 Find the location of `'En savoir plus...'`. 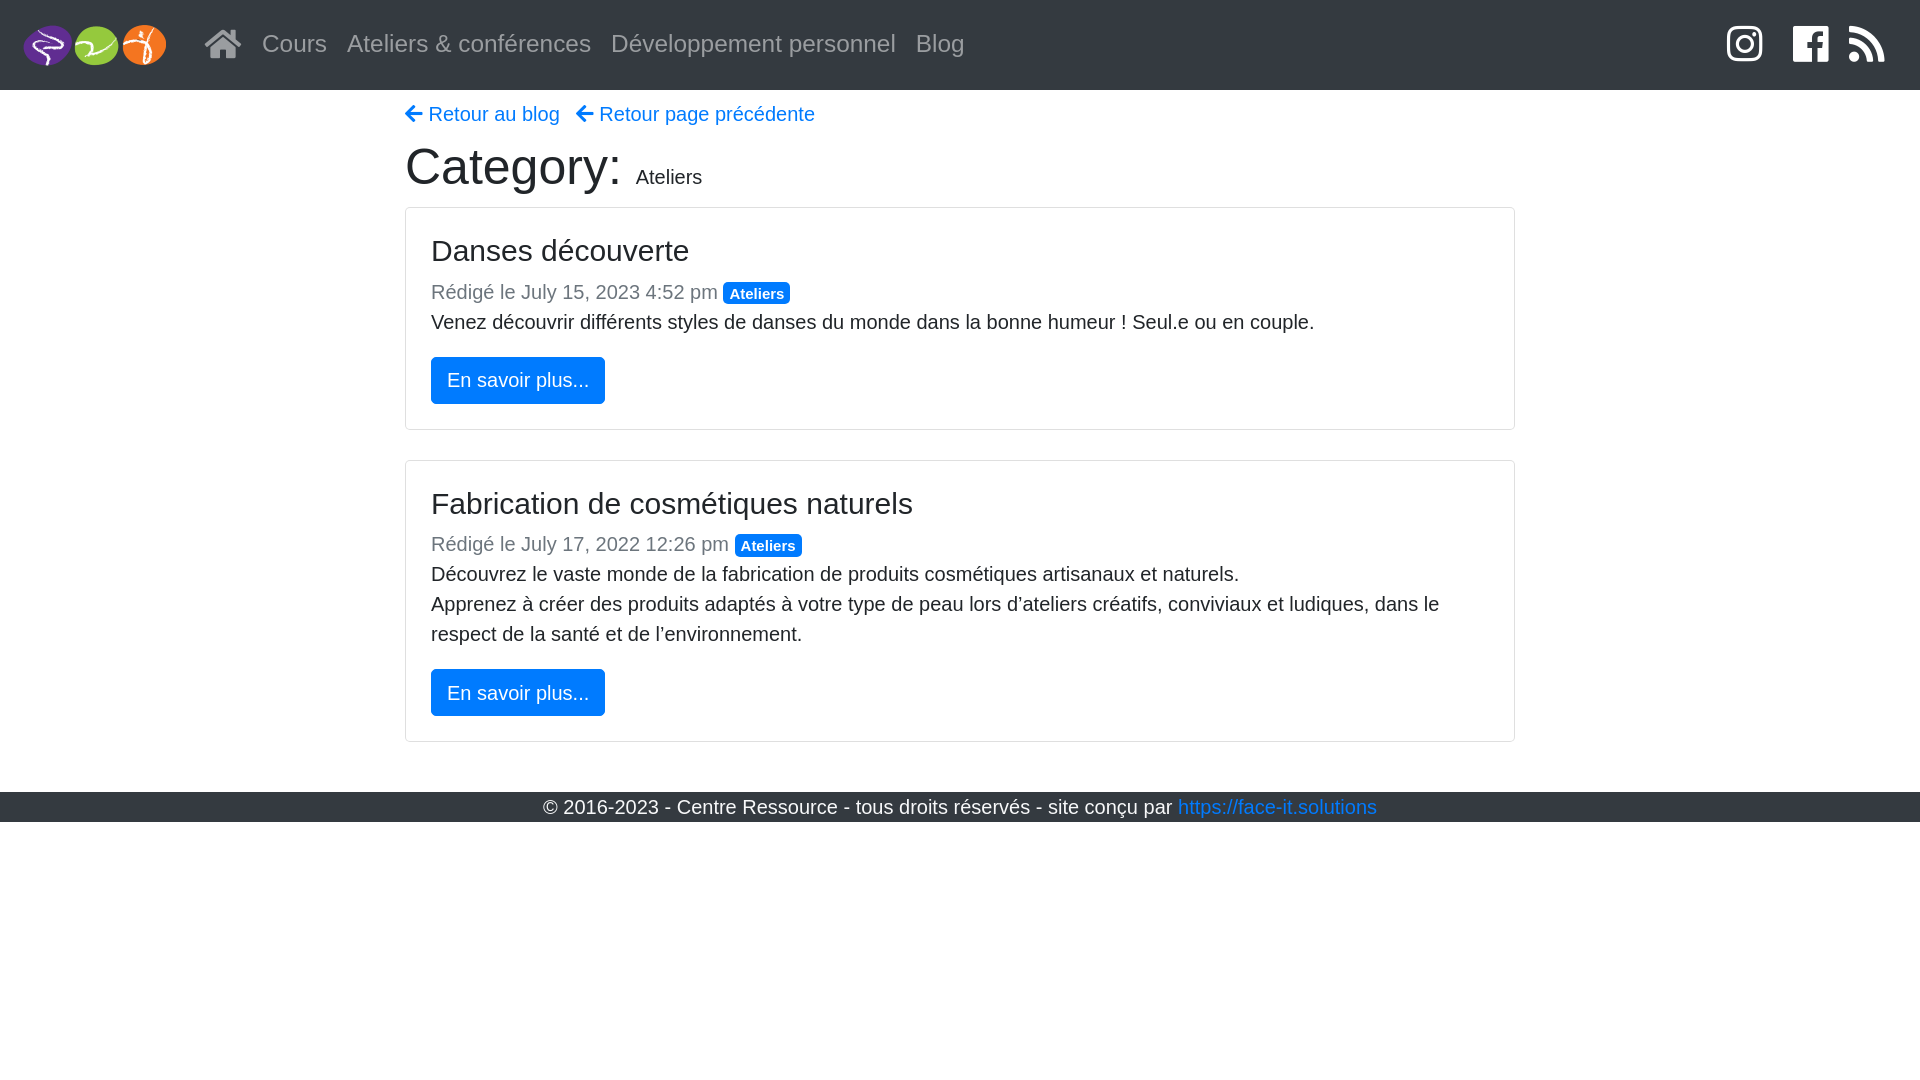

'En savoir plus...' is located at coordinates (518, 691).